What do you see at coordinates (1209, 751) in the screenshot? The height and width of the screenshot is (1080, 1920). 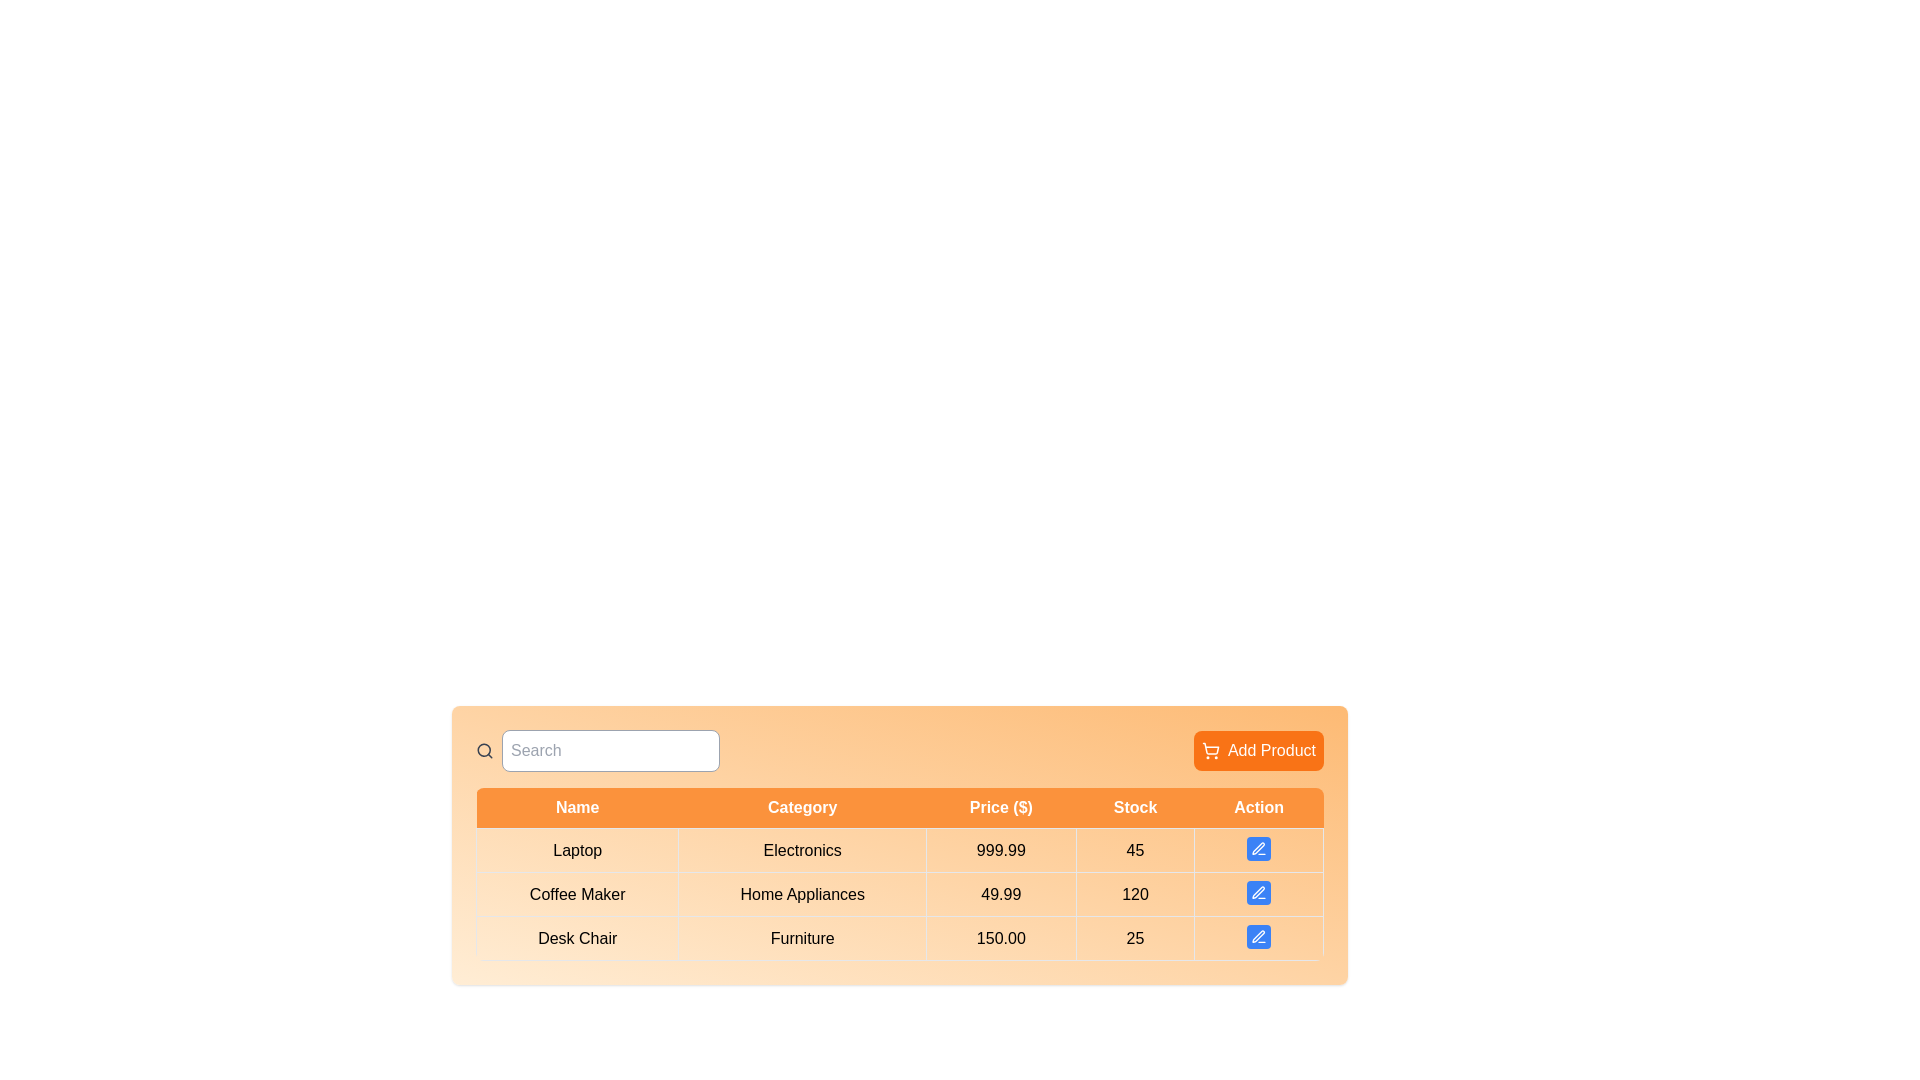 I see `the shopping cart icon located next to the 'Add Product' text in the top-right corner of the main interface panel` at bounding box center [1209, 751].